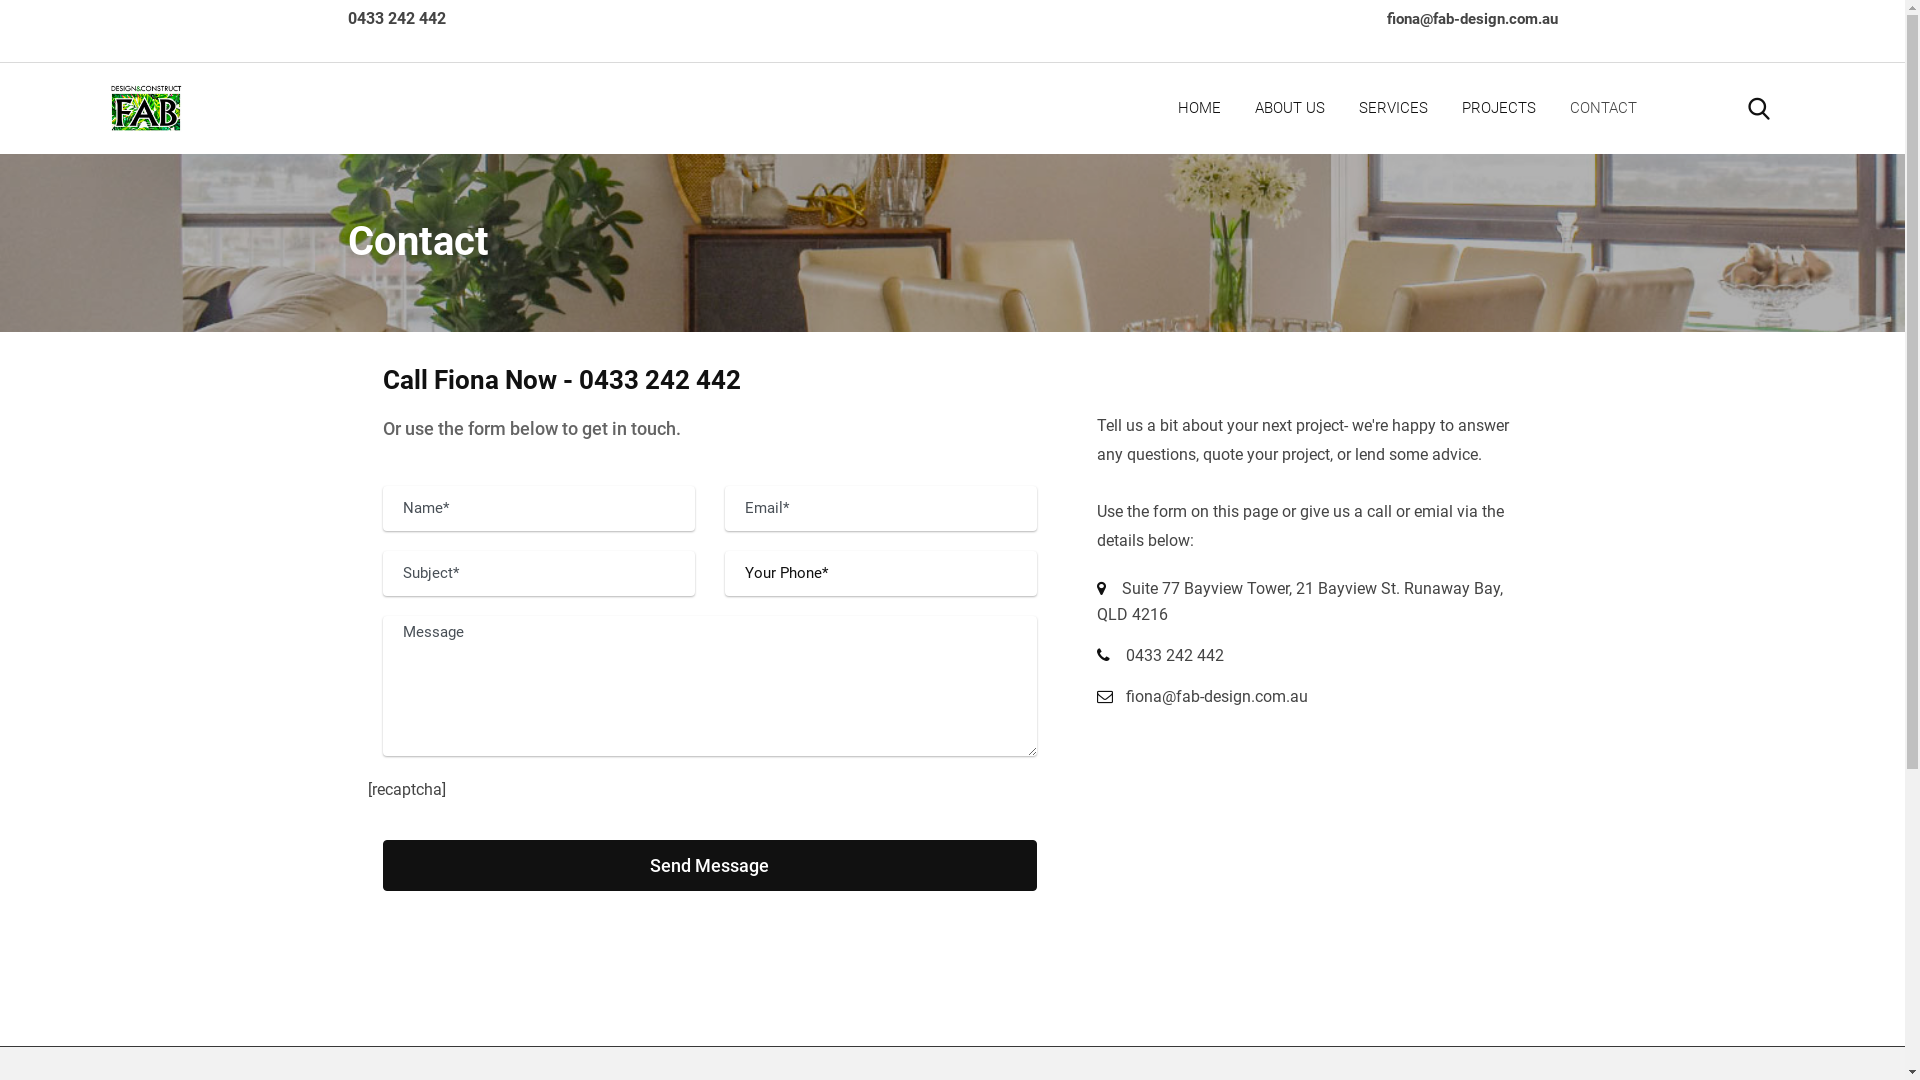 Image resolution: width=1920 pixels, height=1080 pixels. I want to click on 'fiona@fab-design.com.au', so click(1471, 19).